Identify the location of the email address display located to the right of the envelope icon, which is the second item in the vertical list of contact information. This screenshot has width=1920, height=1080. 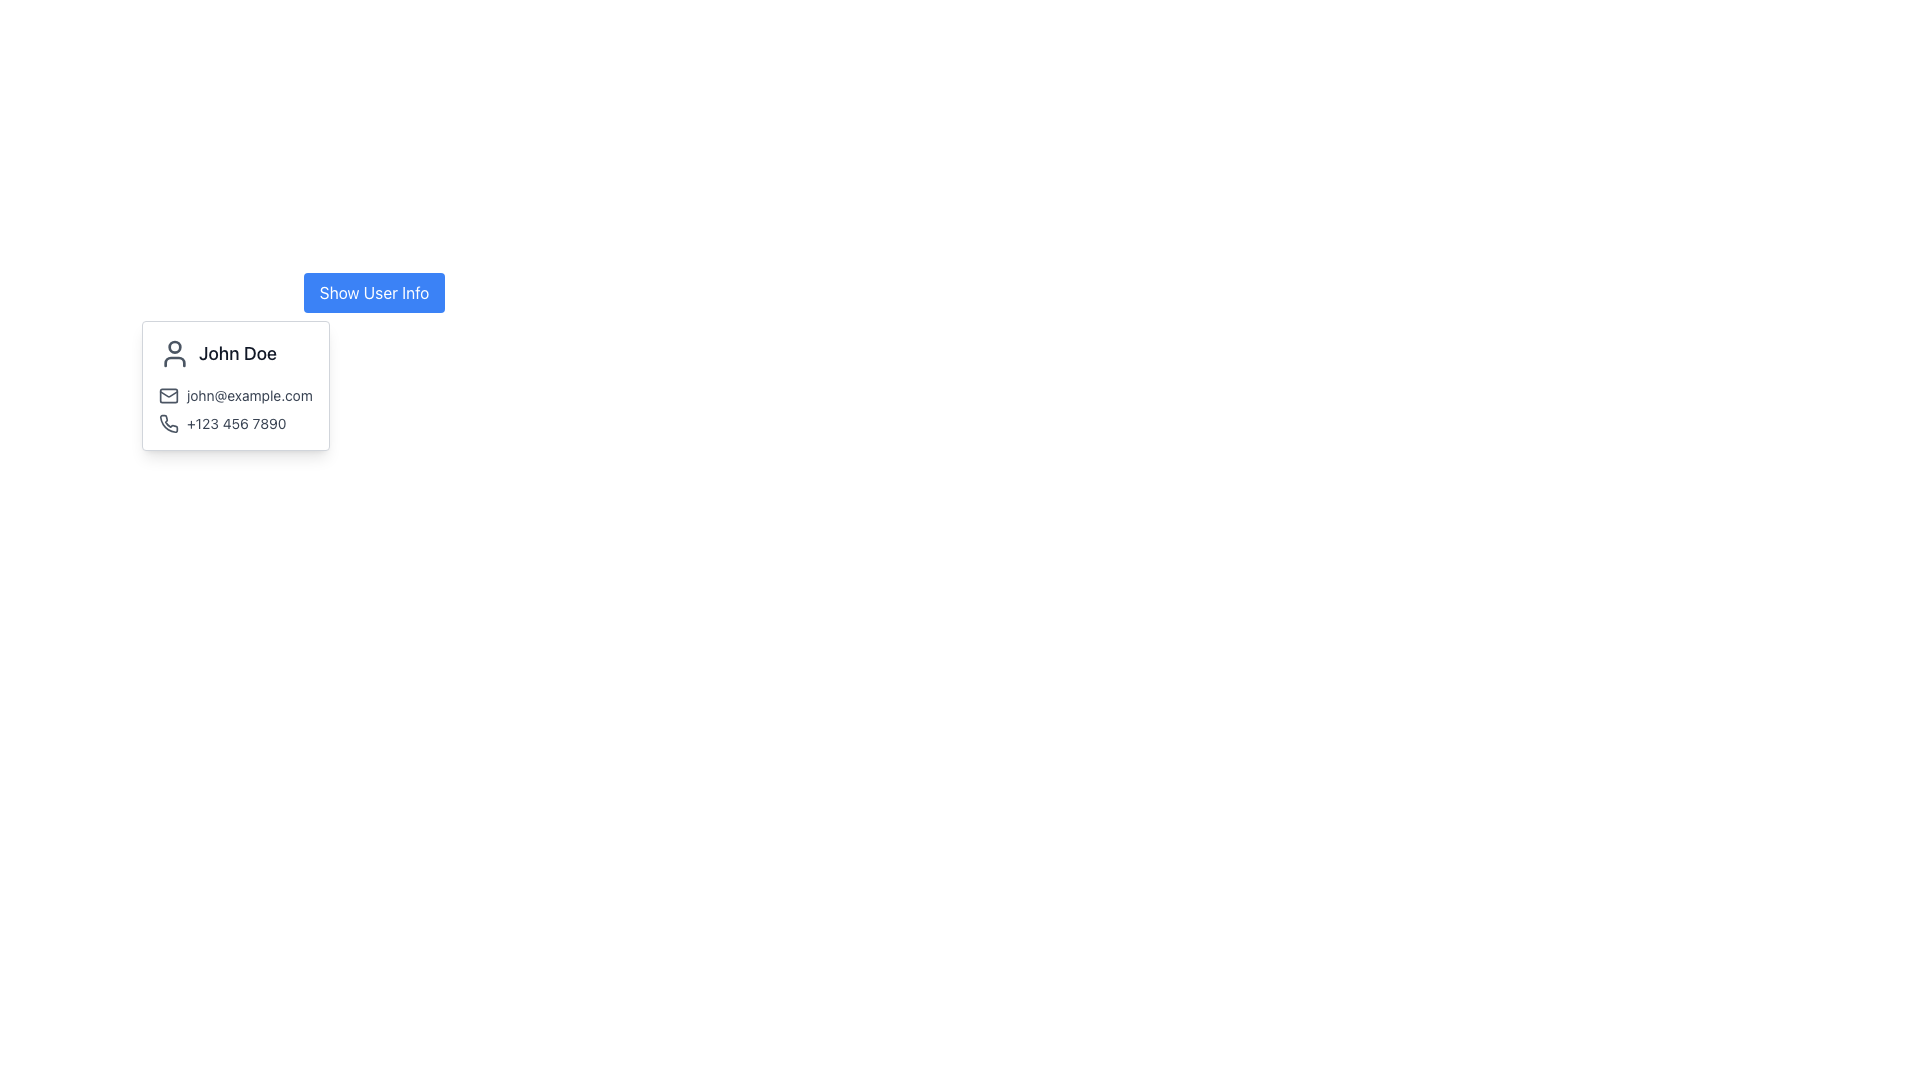
(248, 396).